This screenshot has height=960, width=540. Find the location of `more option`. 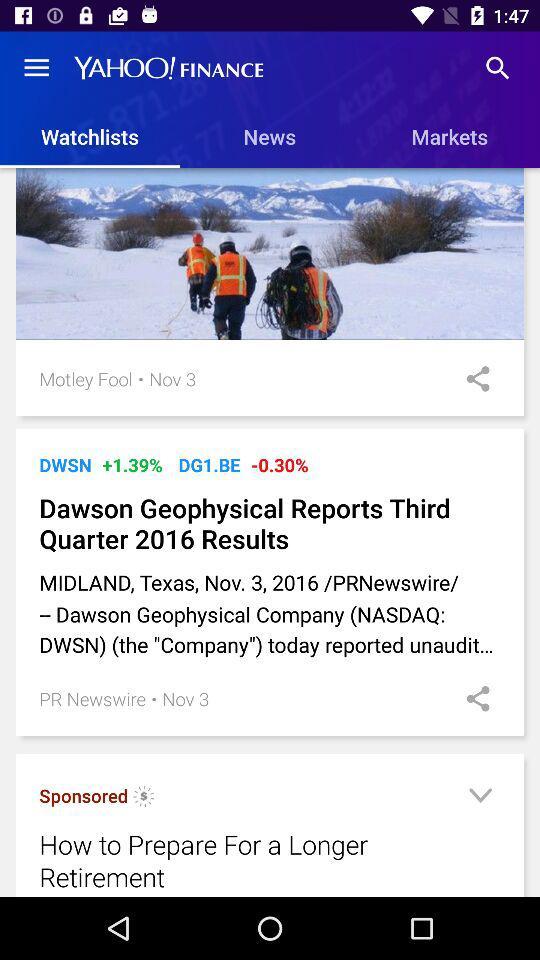

more option is located at coordinates (479, 798).